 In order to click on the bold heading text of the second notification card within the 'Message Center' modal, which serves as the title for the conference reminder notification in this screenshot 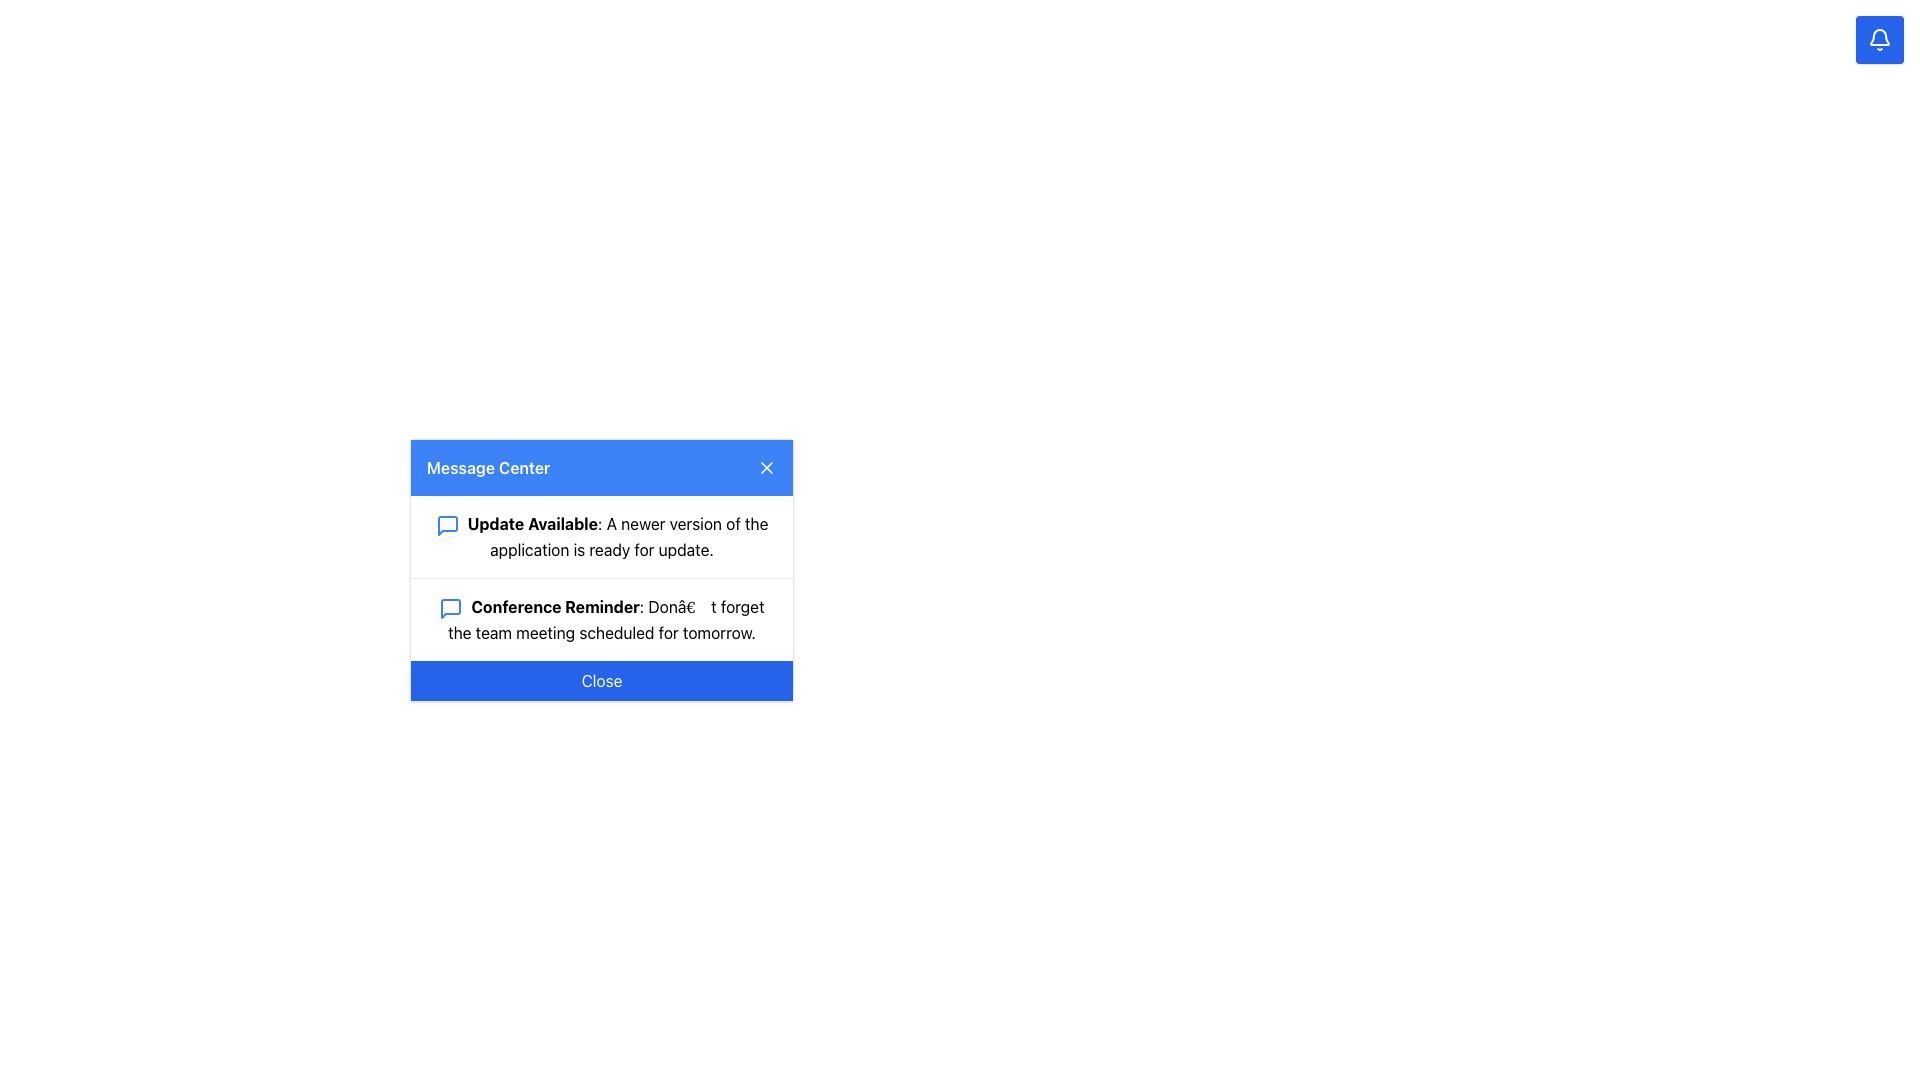, I will do `click(555, 605)`.